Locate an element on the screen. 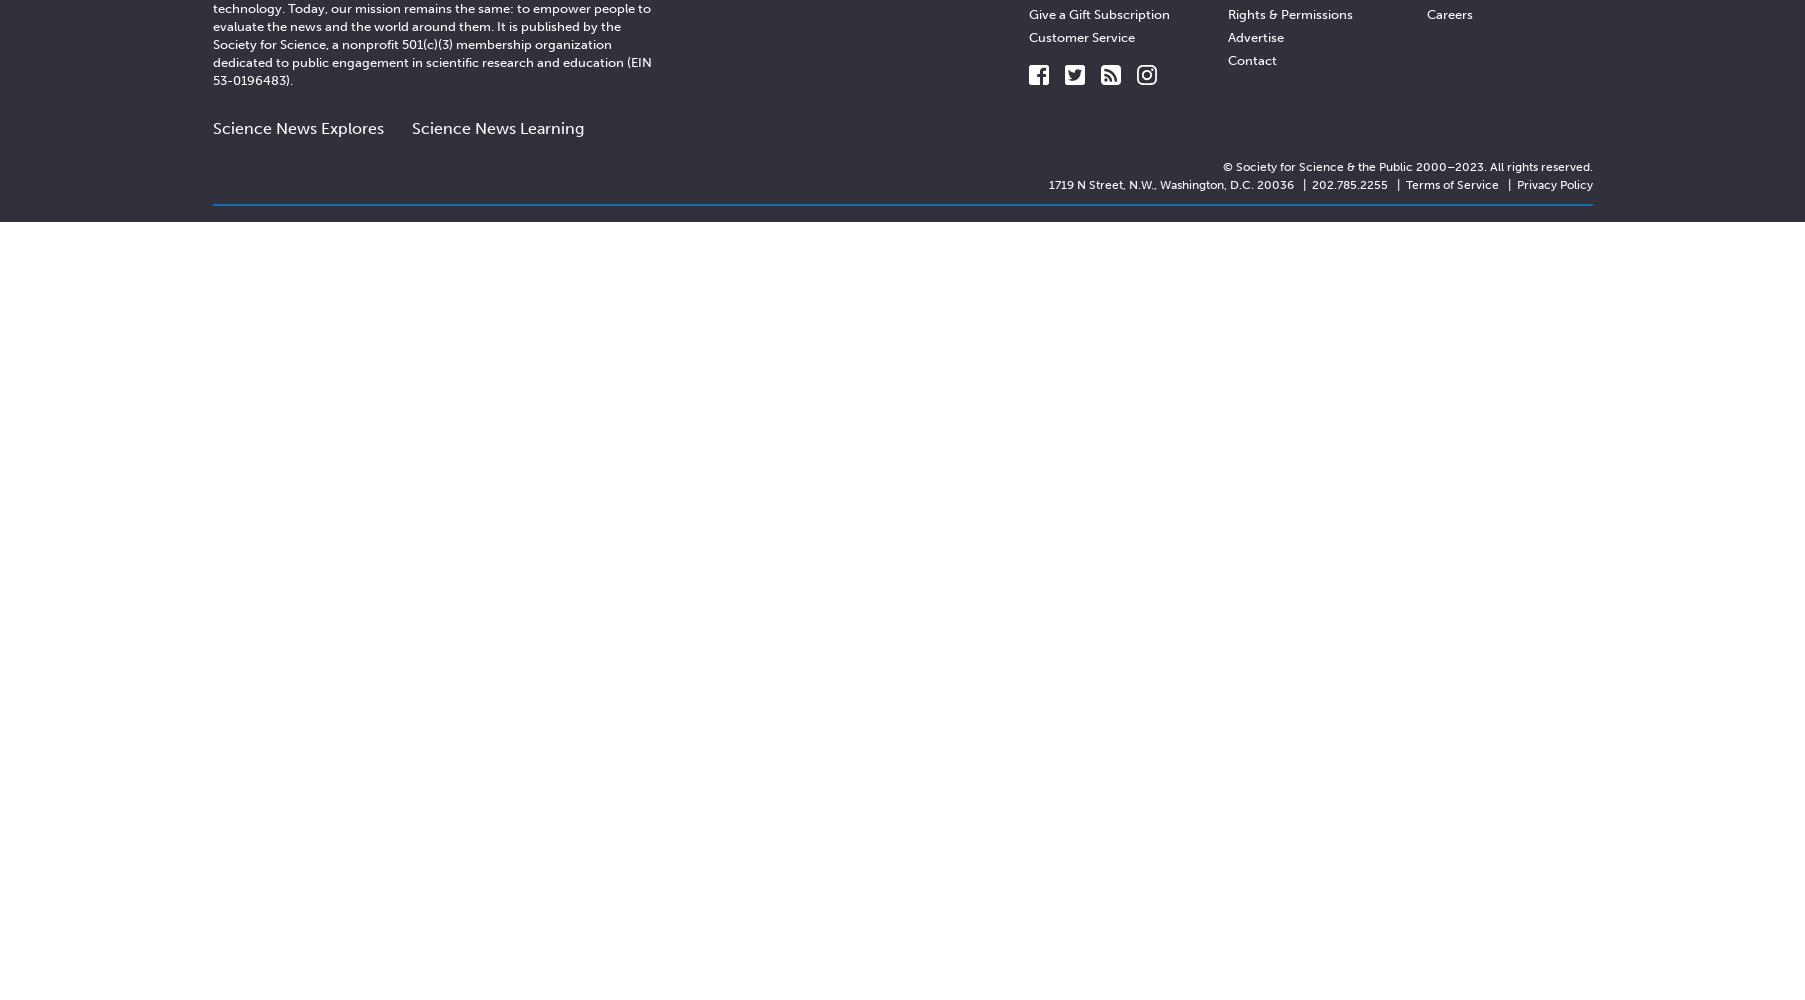  'Contact' is located at coordinates (1251, 59).